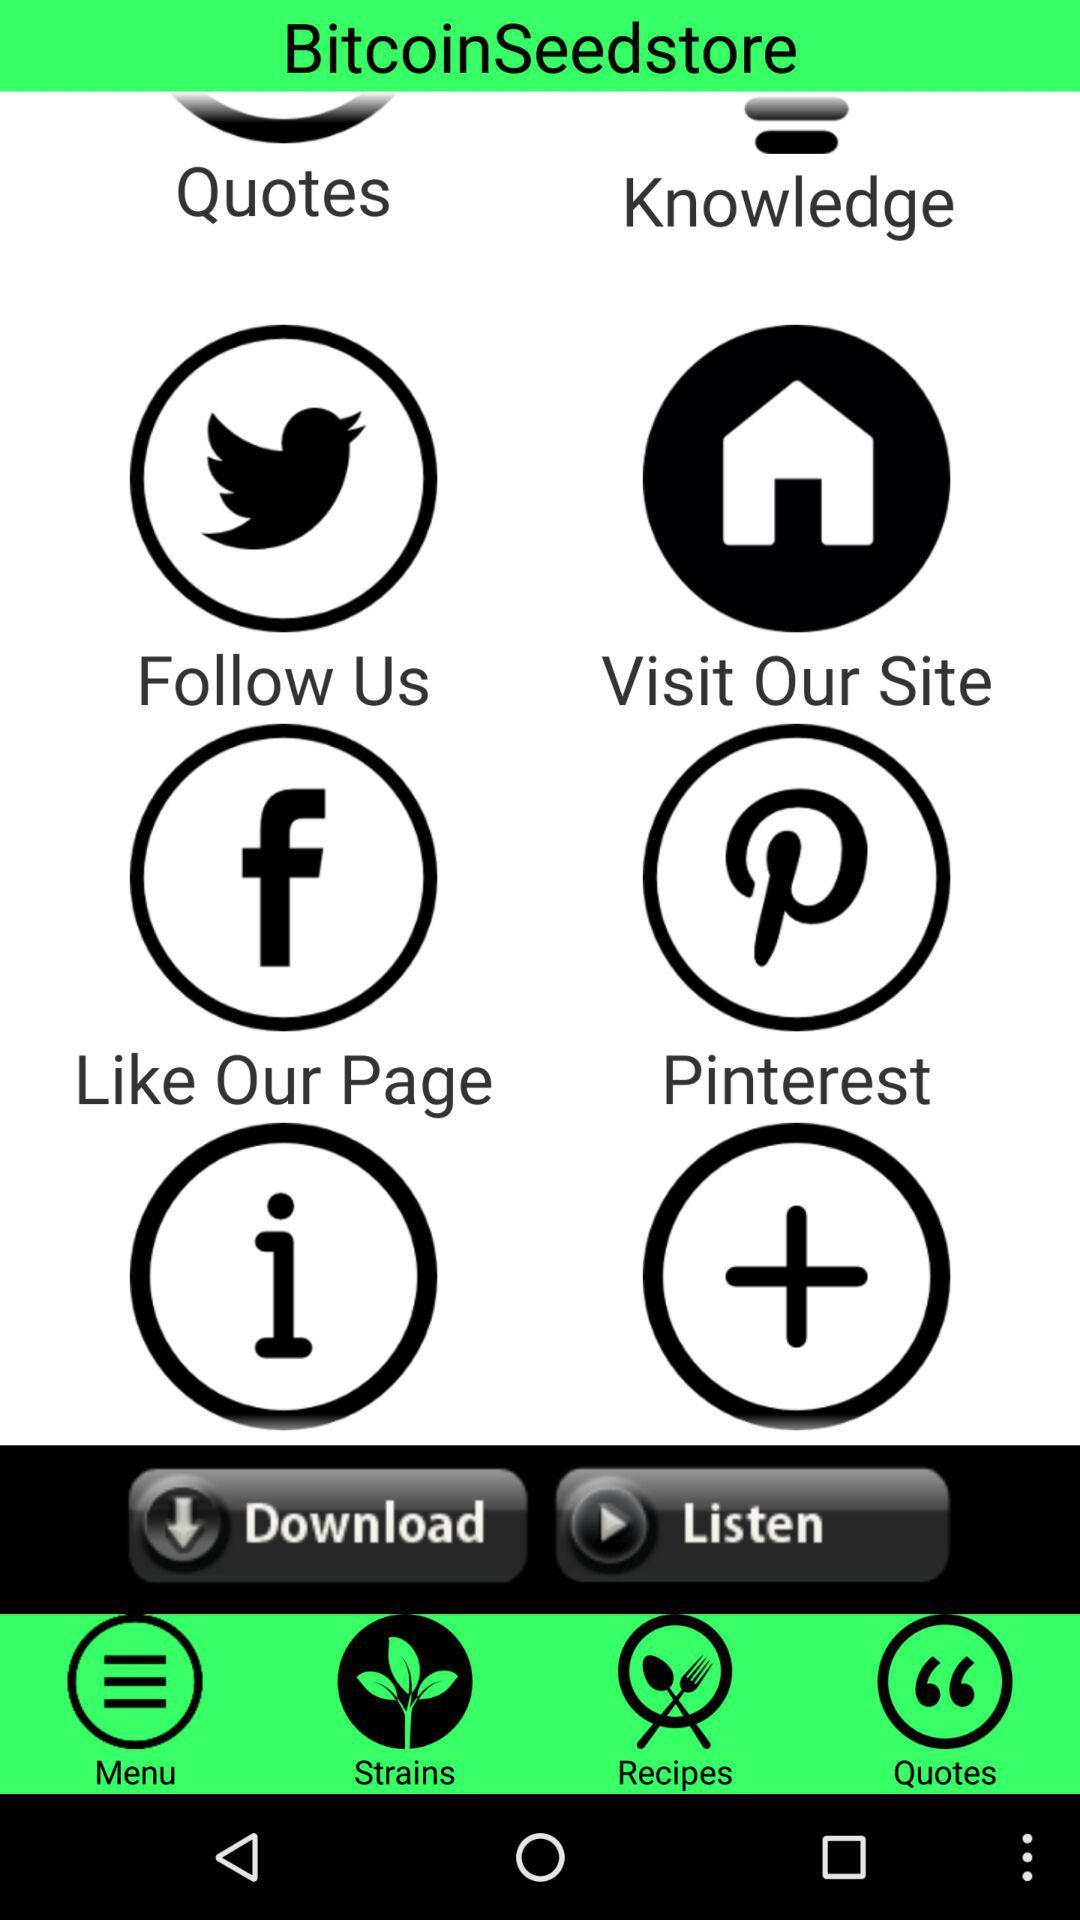 The width and height of the screenshot is (1080, 1920). What do you see at coordinates (795, 1275) in the screenshot?
I see `pin to pinterest` at bounding box center [795, 1275].